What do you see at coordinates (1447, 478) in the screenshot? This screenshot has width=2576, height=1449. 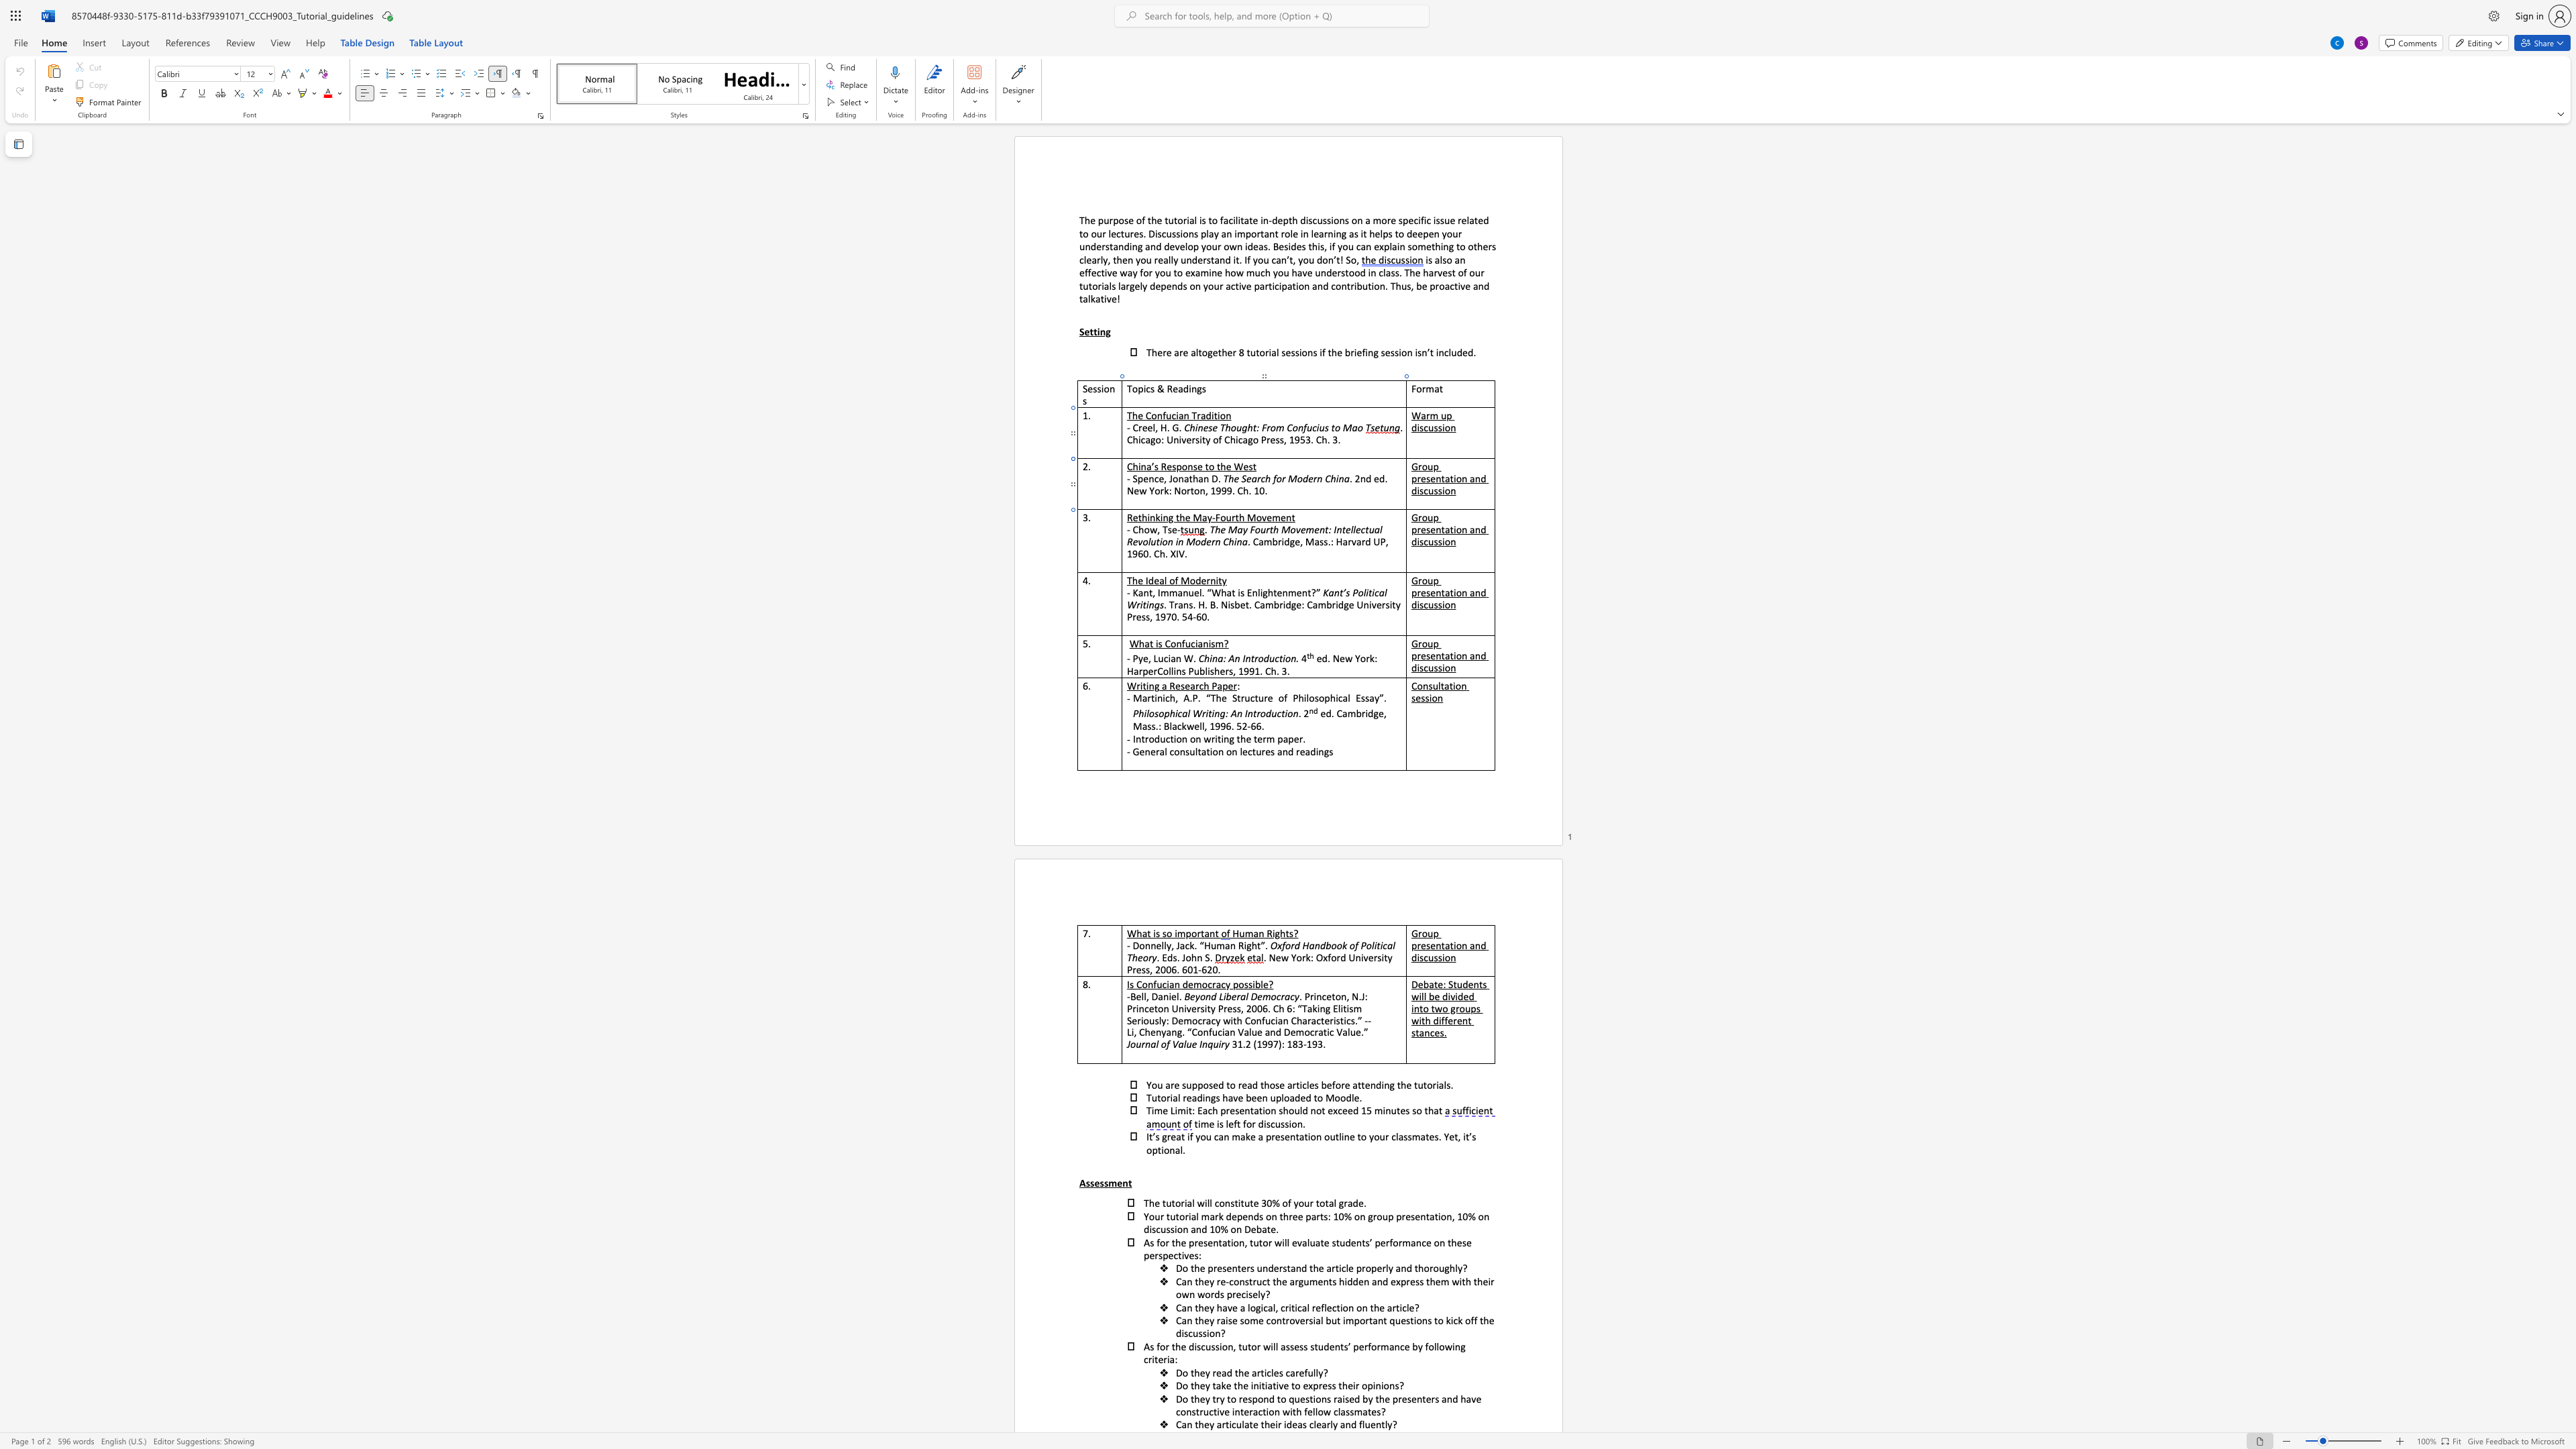 I see `the 1th character "a" in the text` at bounding box center [1447, 478].